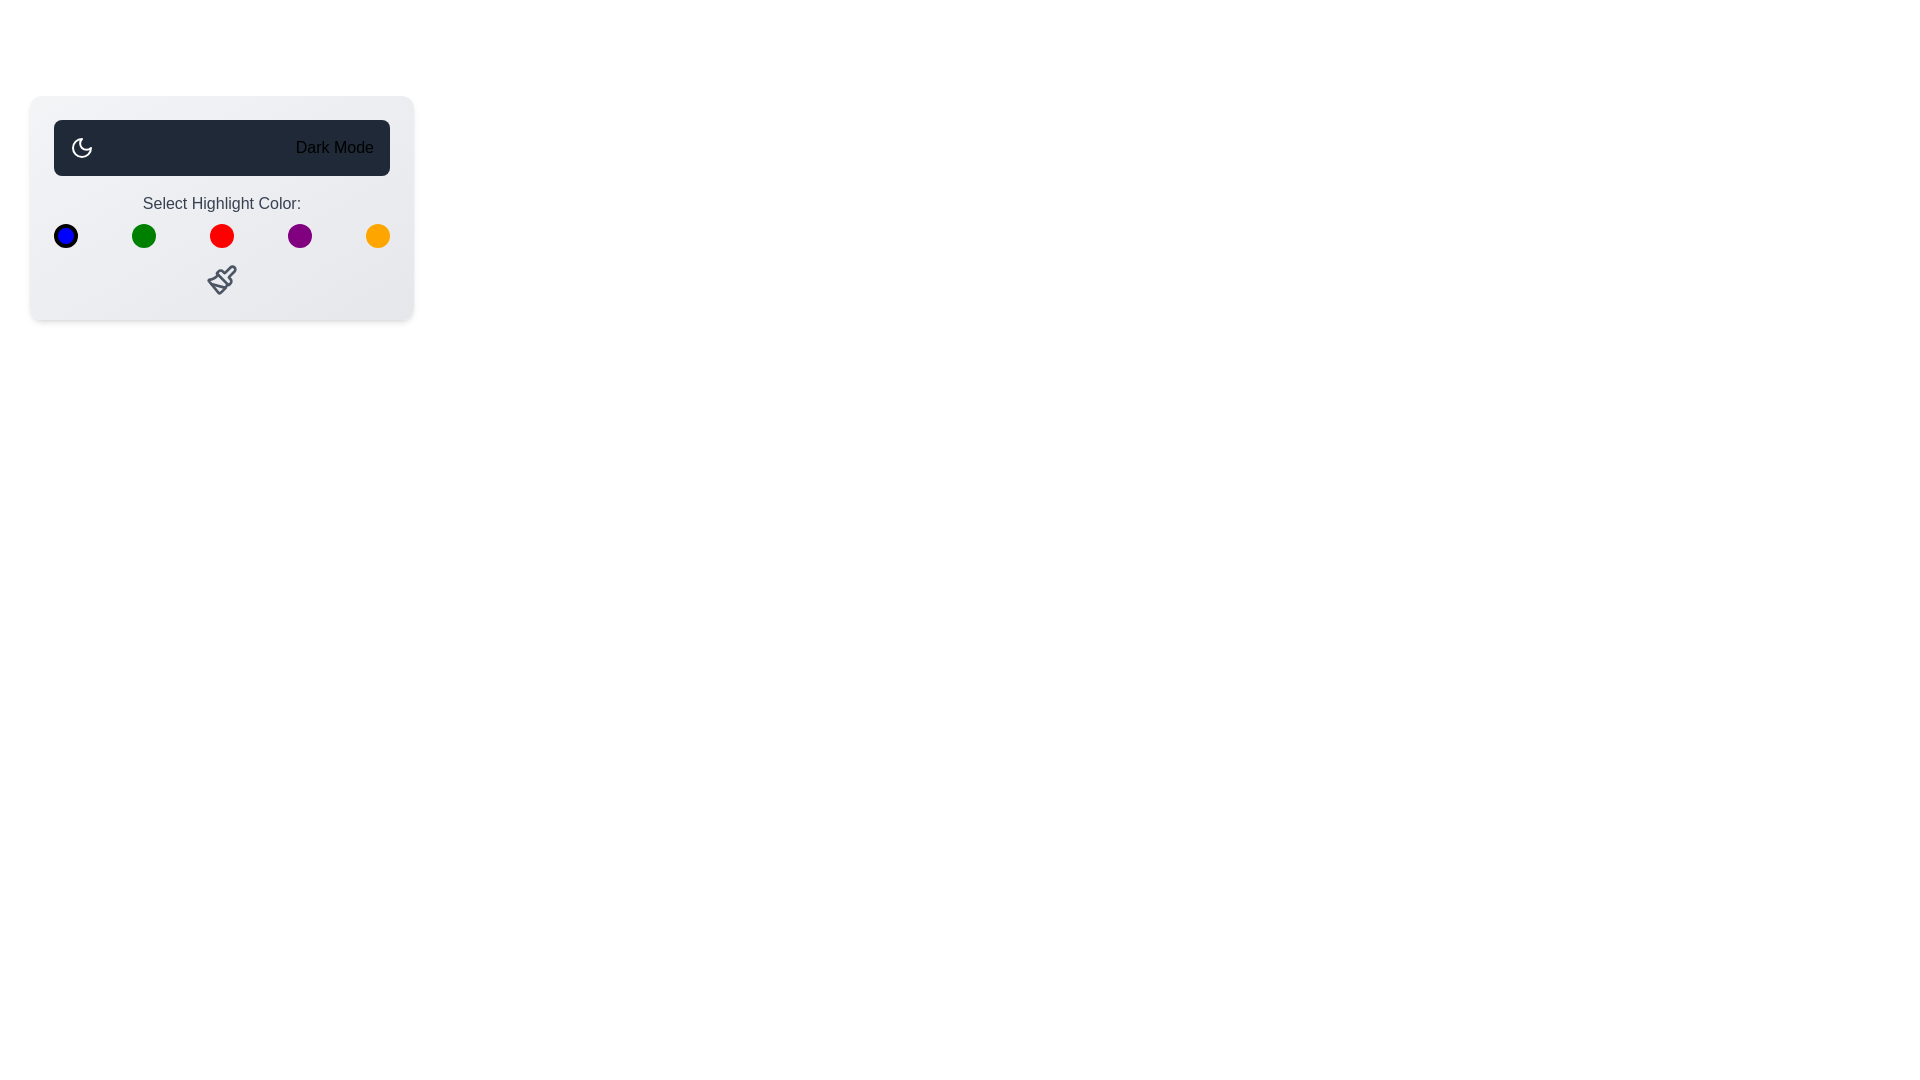 Image resolution: width=1920 pixels, height=1080 pixels. I want to click on the leftmost circular button with a blue fill color and black border located under the text 'Select Highlight Color:', so click(66, 234).